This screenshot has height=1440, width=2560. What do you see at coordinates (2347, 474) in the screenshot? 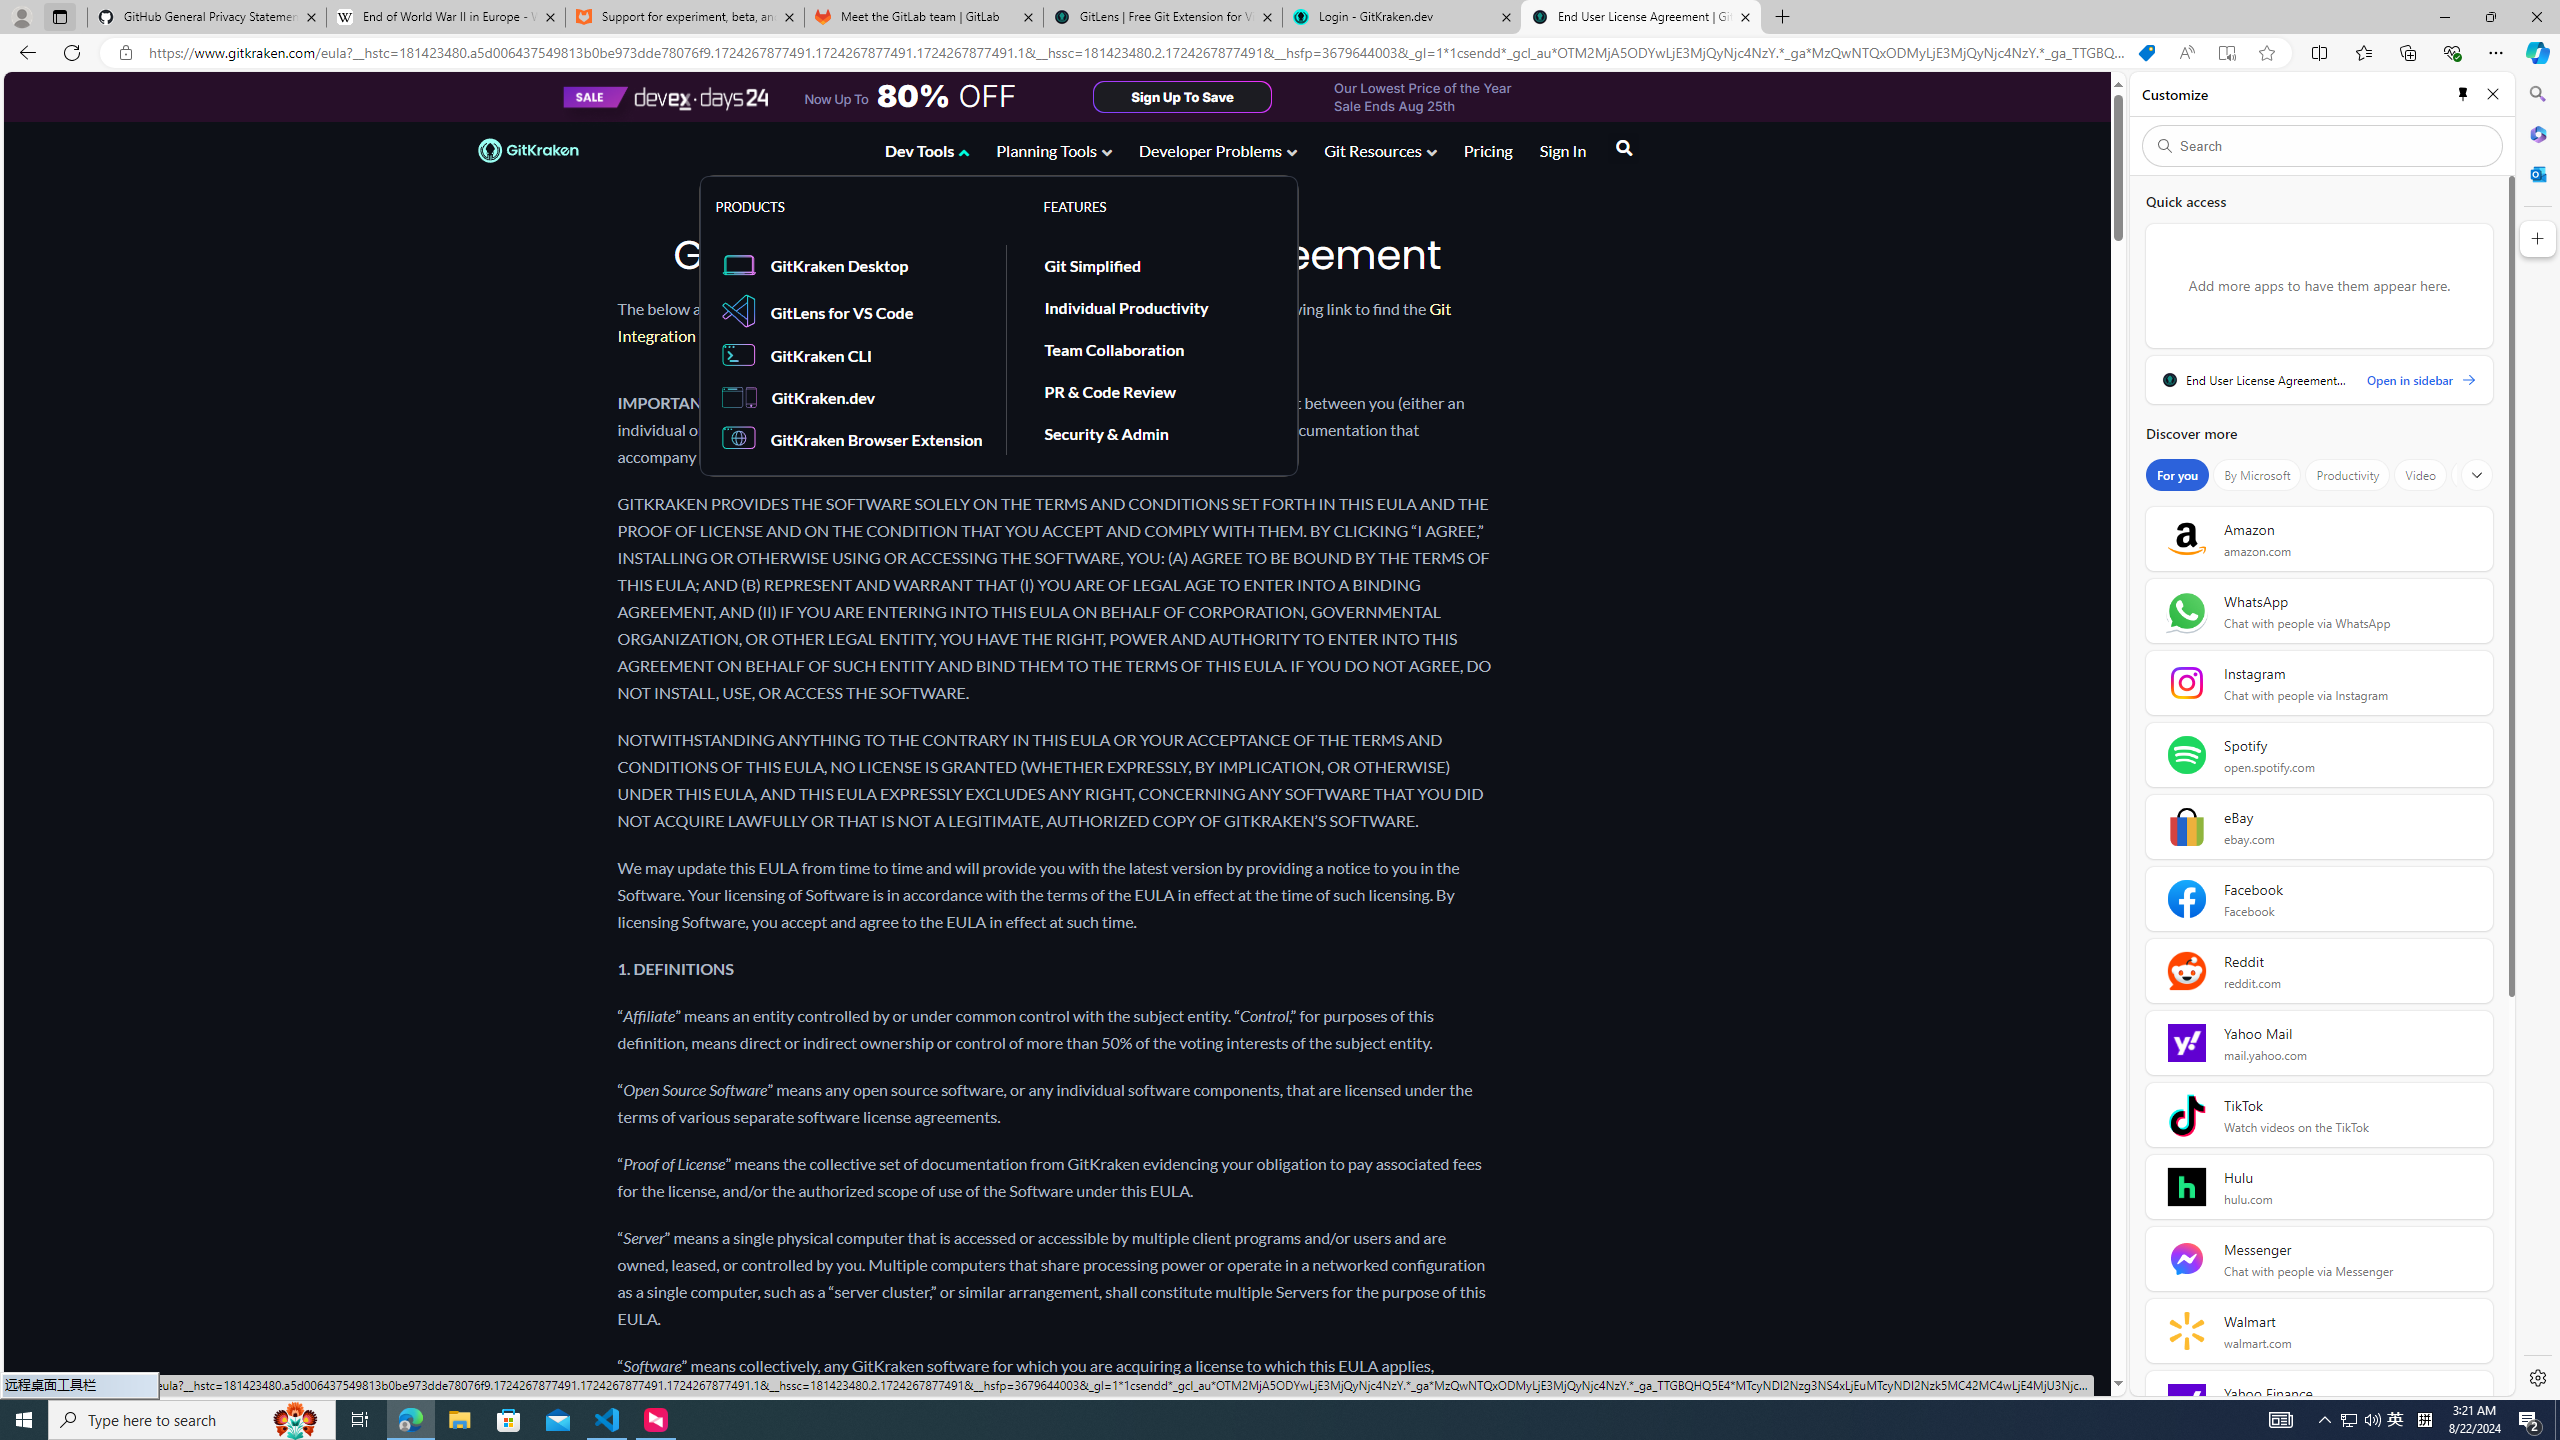
I see `'Productivity'` at bounding box center [2347, 474].